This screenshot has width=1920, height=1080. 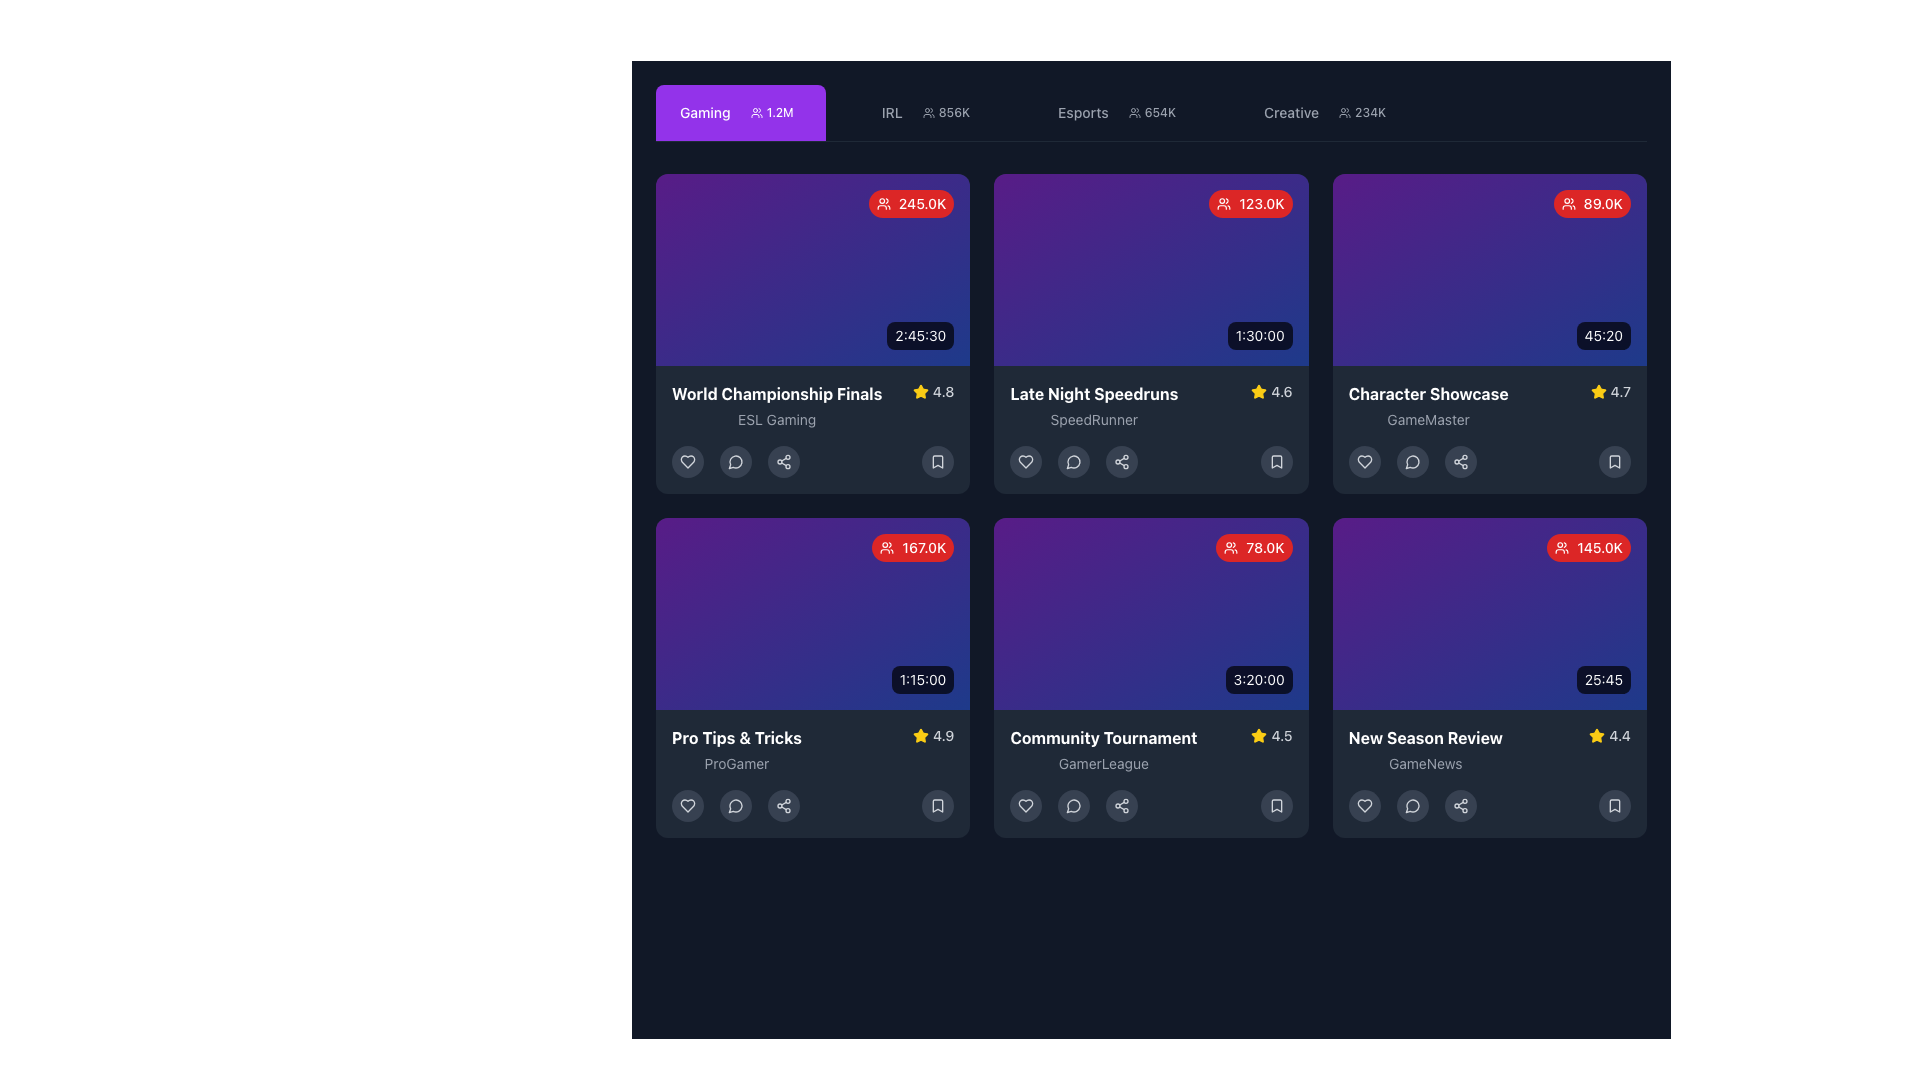 I want to click on the heart-shaped icon located at the lower part of the content card to mark the content as liked, so click(x=1363, y=462).